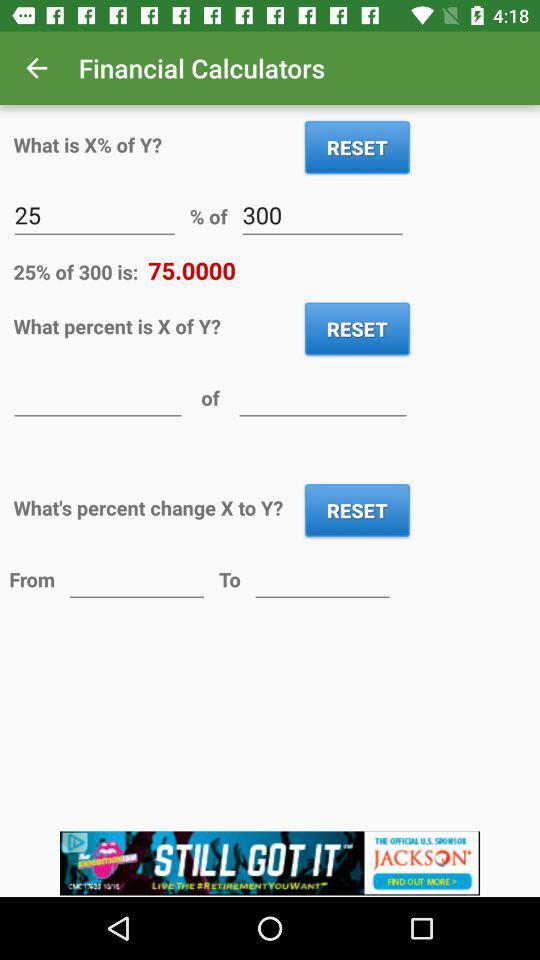 This screenshot has width=540, height=960. Describe the element at coordinates (270, 863) in the screenshot. I see `adds` at that location.